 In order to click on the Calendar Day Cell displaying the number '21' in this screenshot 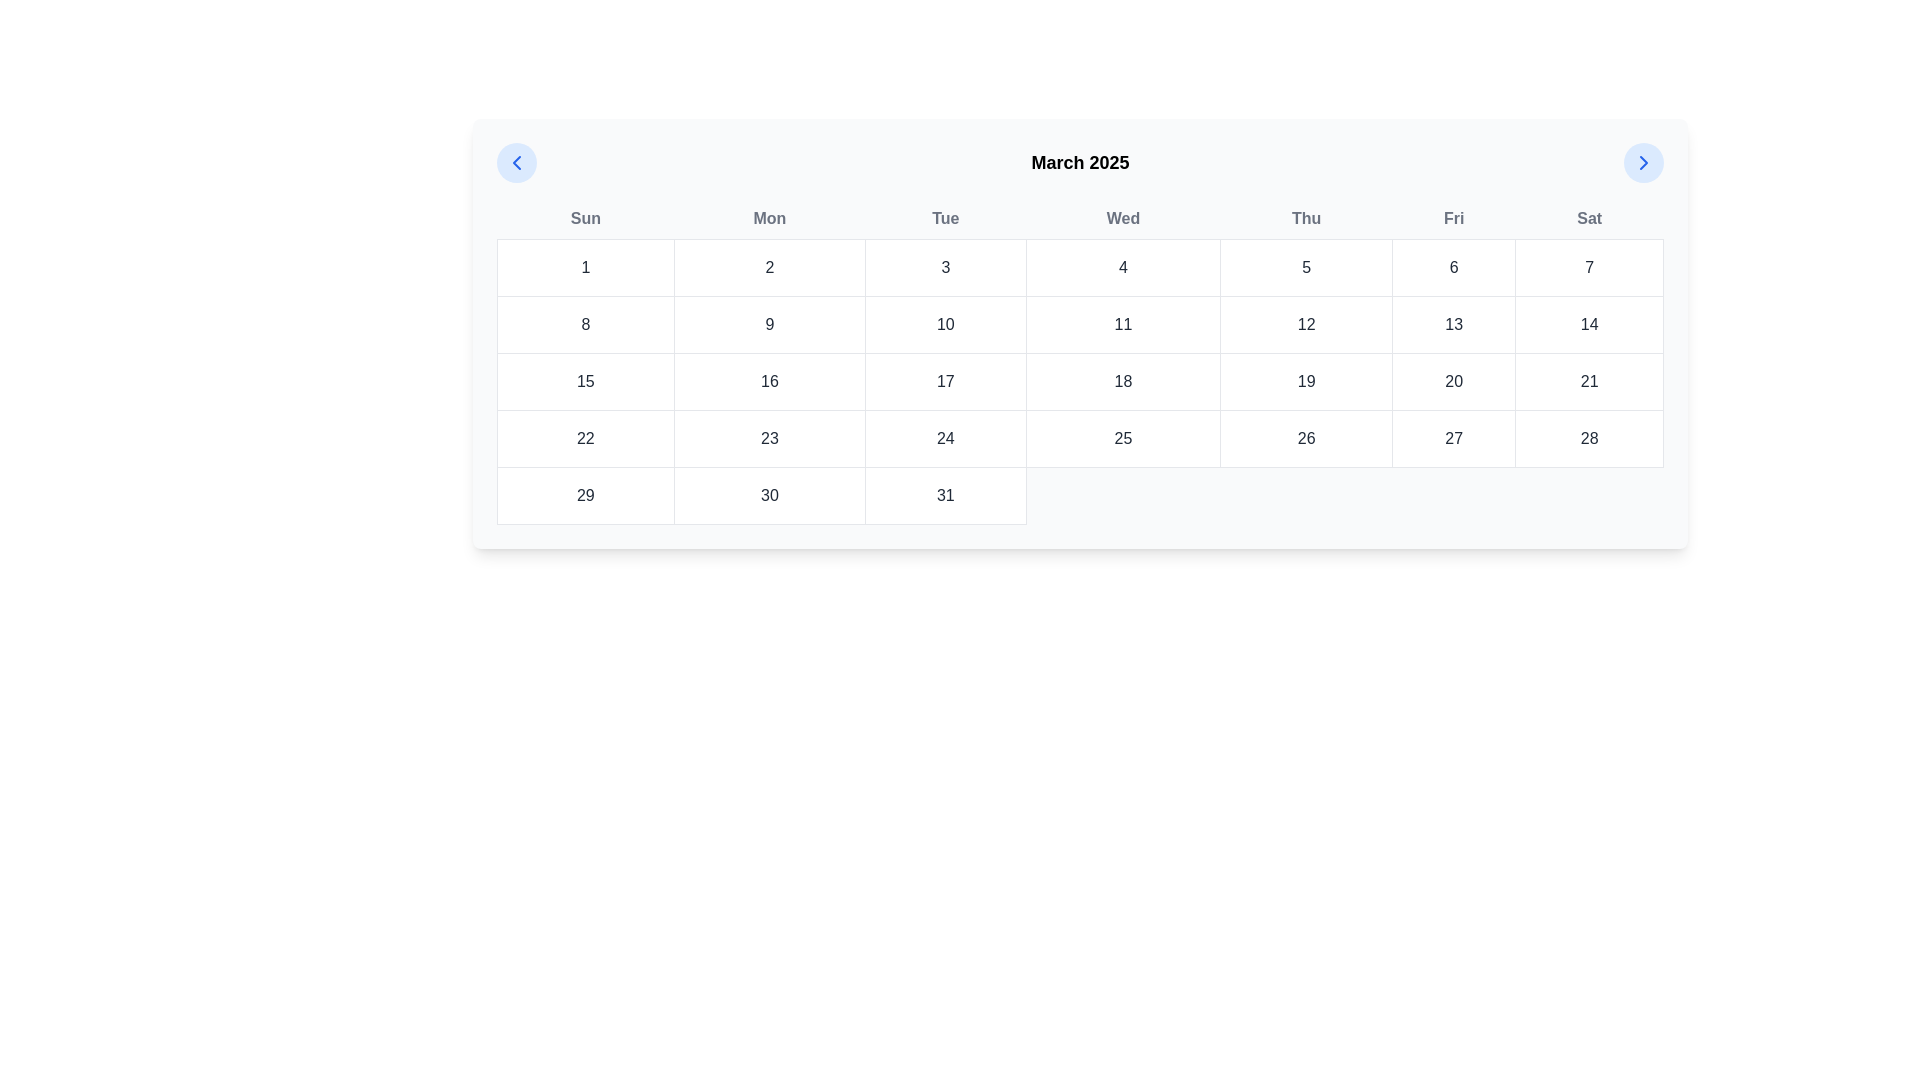, I will do `click(1588, 381)`.